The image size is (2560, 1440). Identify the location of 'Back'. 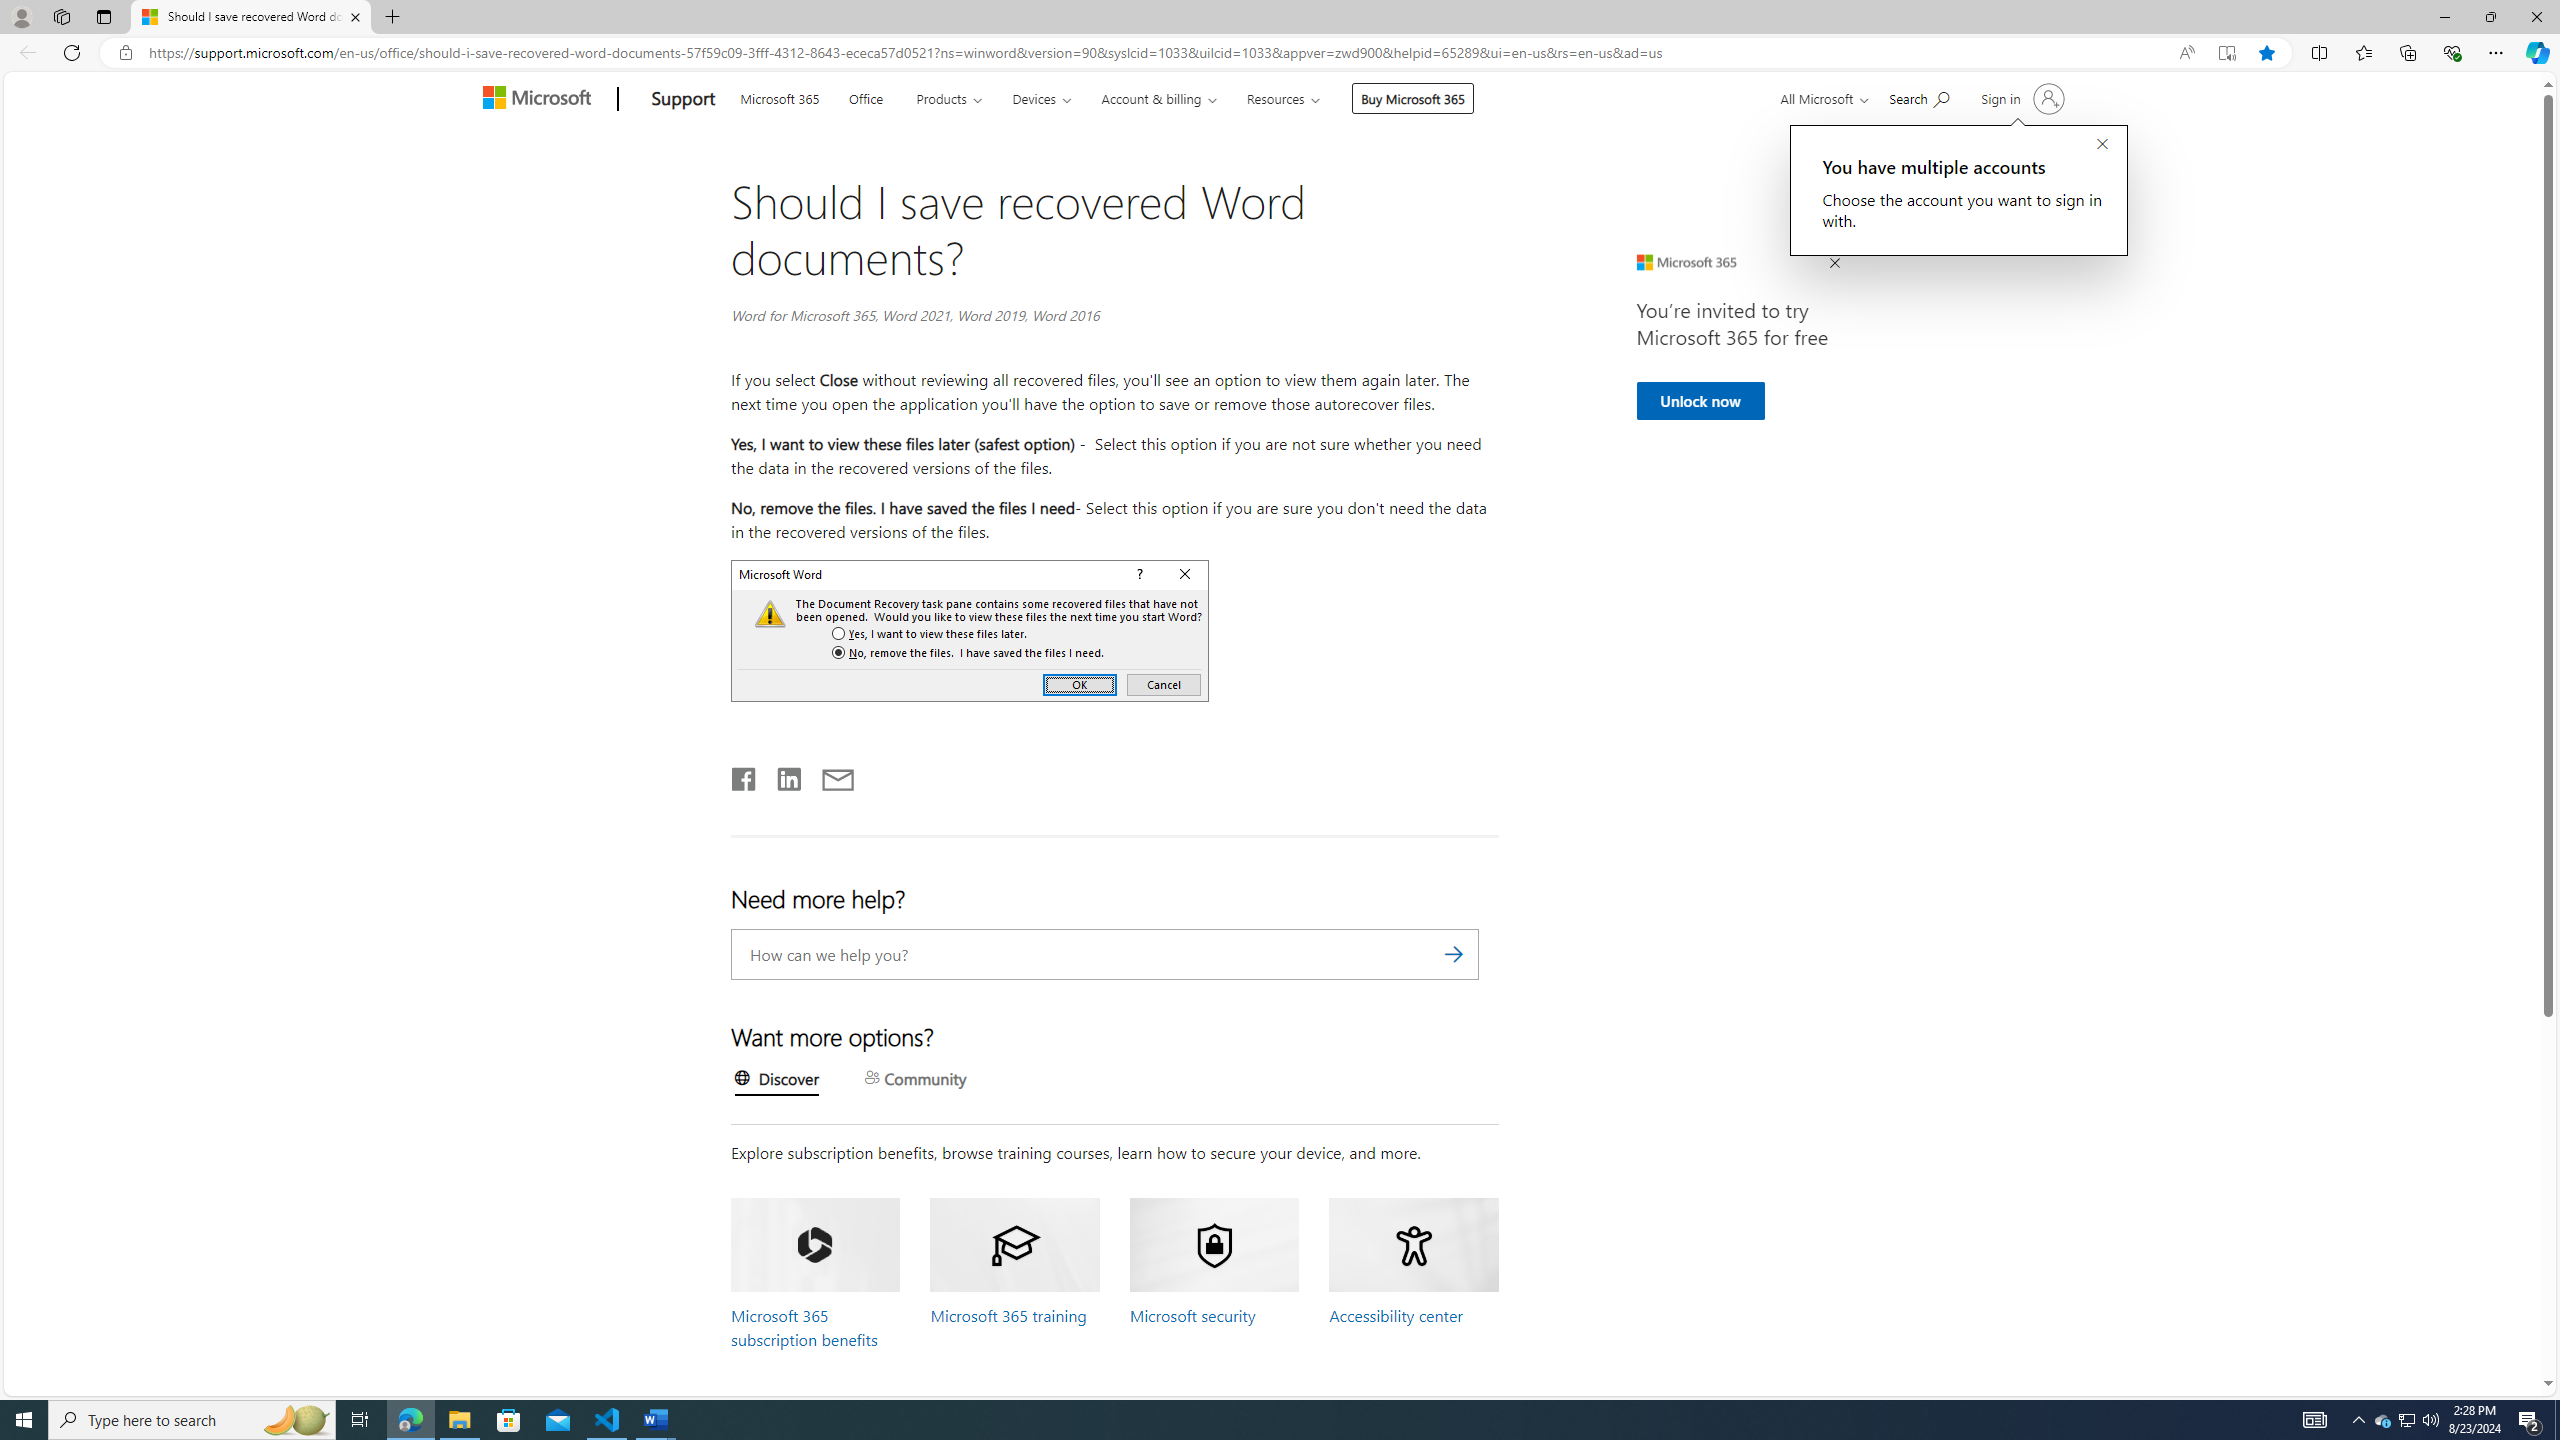
(24, 51).